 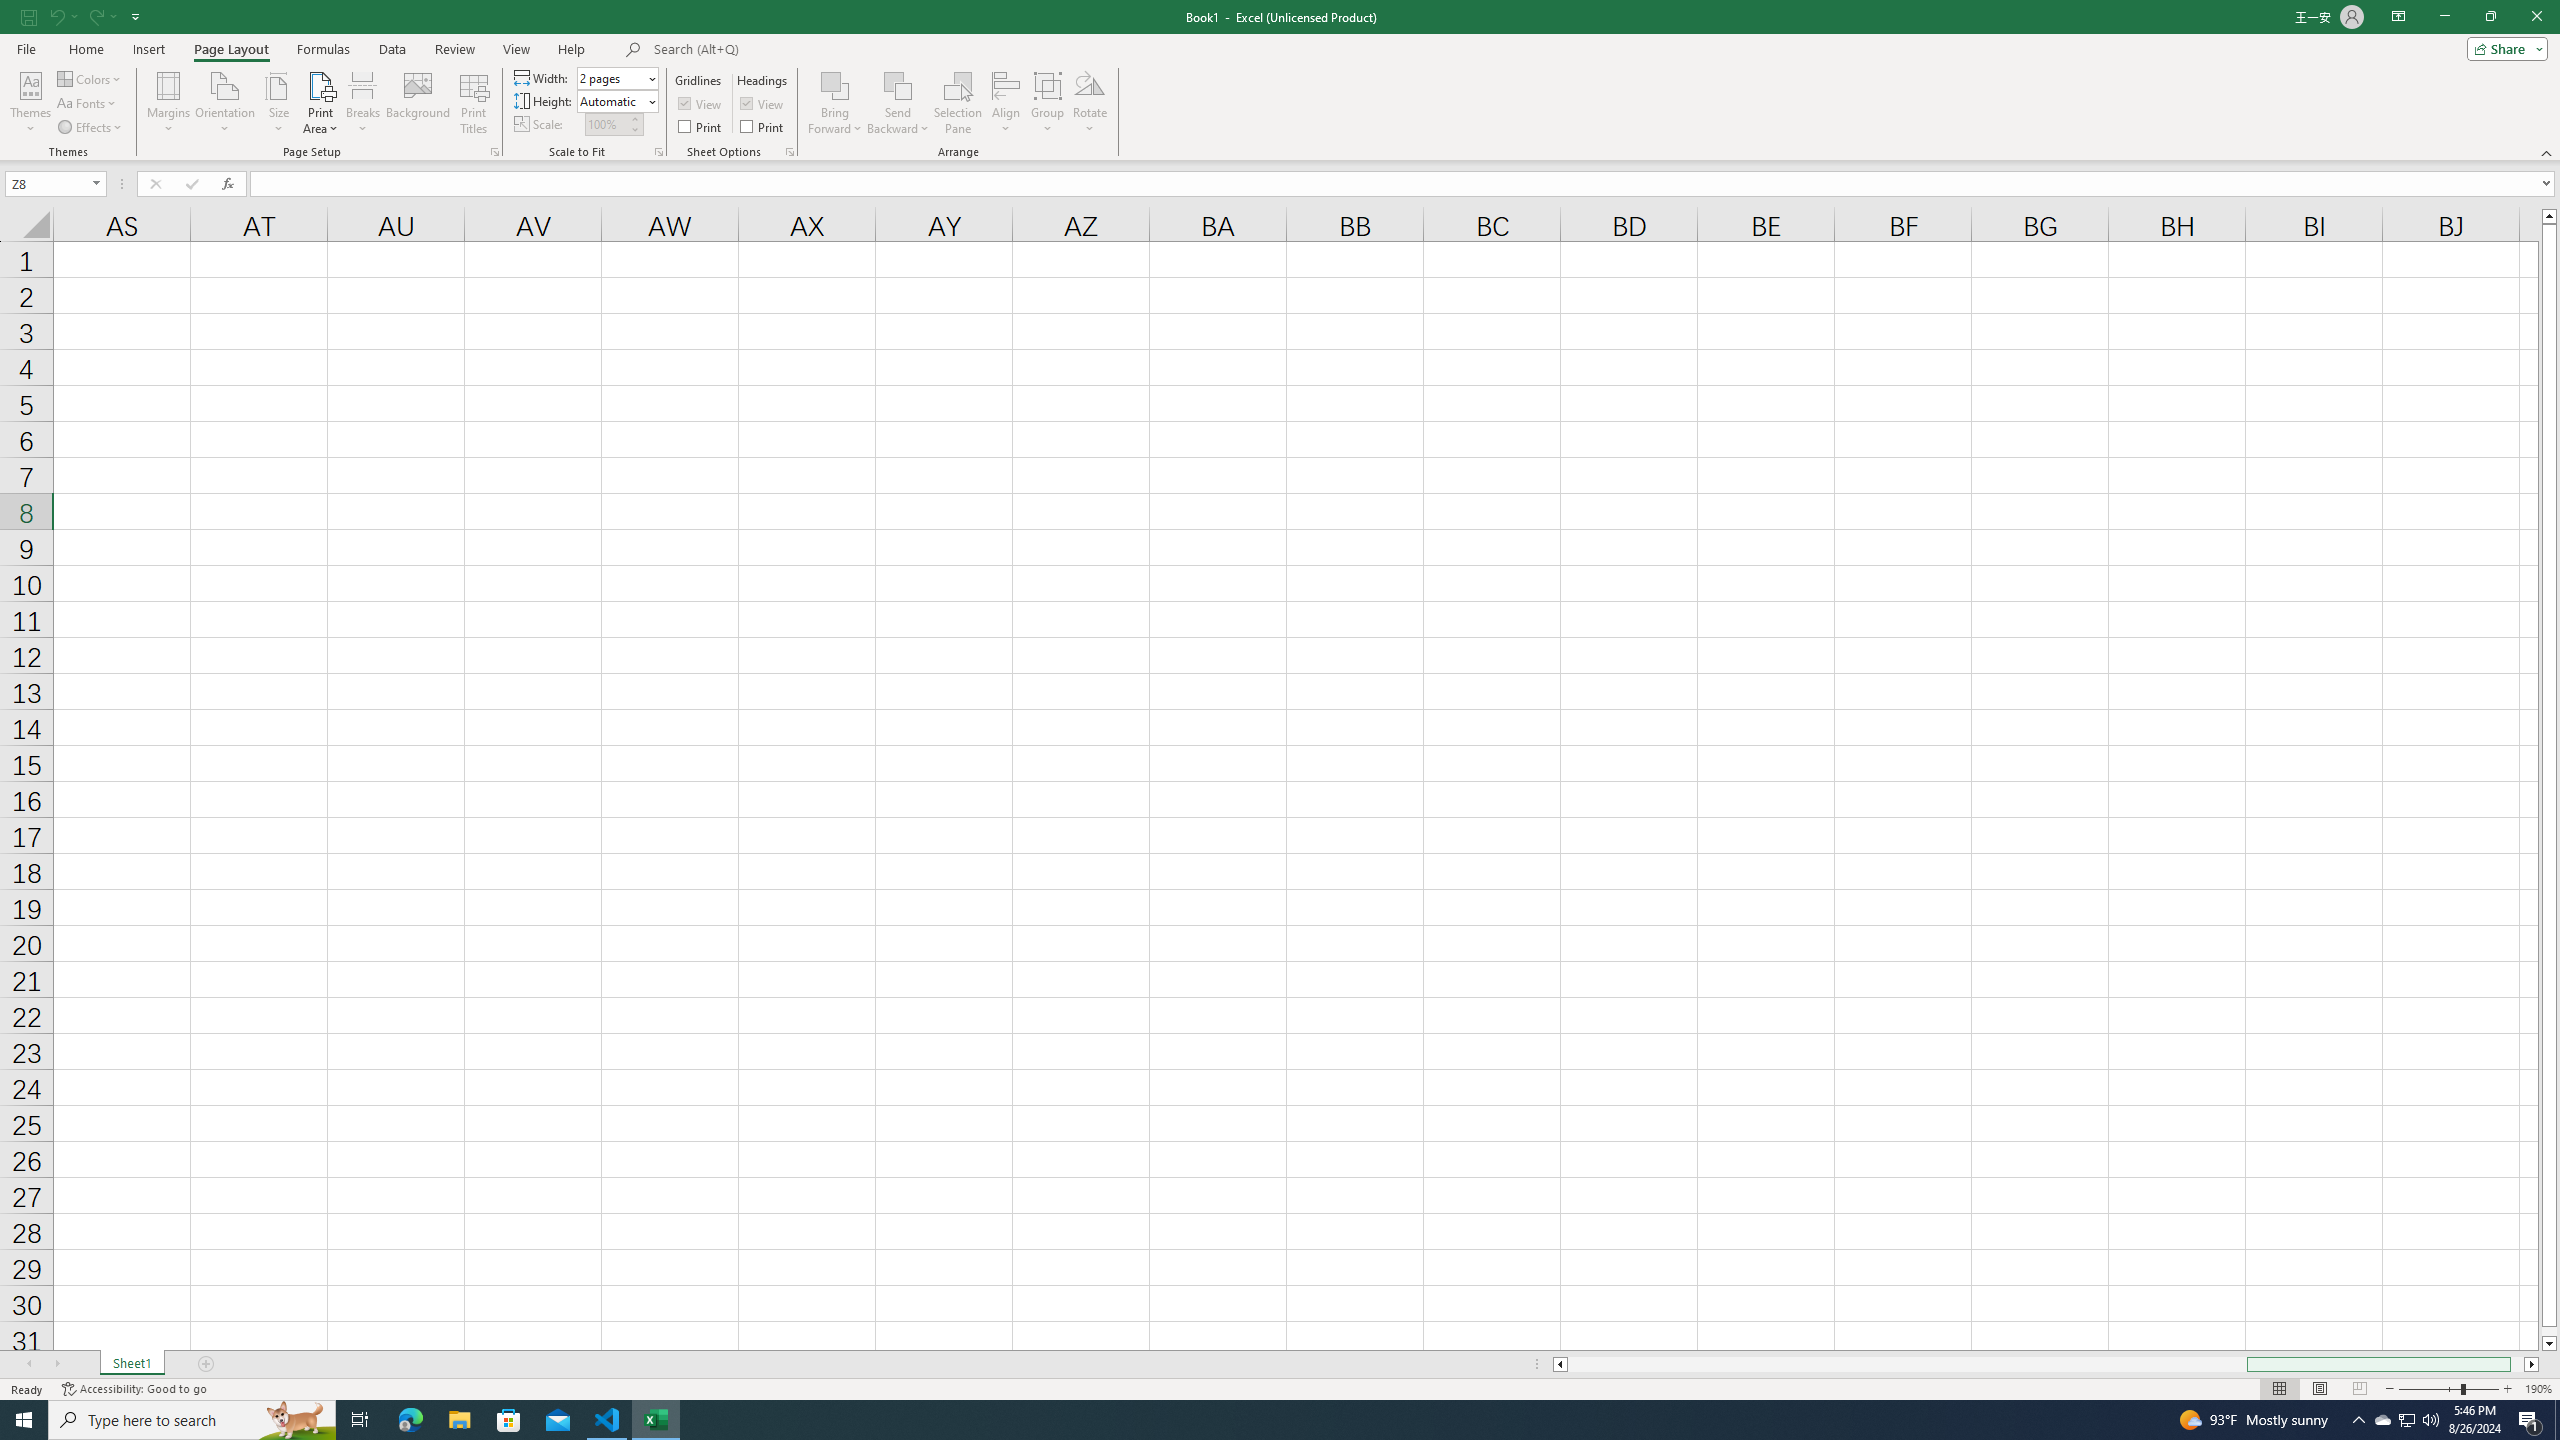 What do you see at coordinates (472, 103) in the screenshot?
I see `'Print Titles'` at bounding box center [472, 103].